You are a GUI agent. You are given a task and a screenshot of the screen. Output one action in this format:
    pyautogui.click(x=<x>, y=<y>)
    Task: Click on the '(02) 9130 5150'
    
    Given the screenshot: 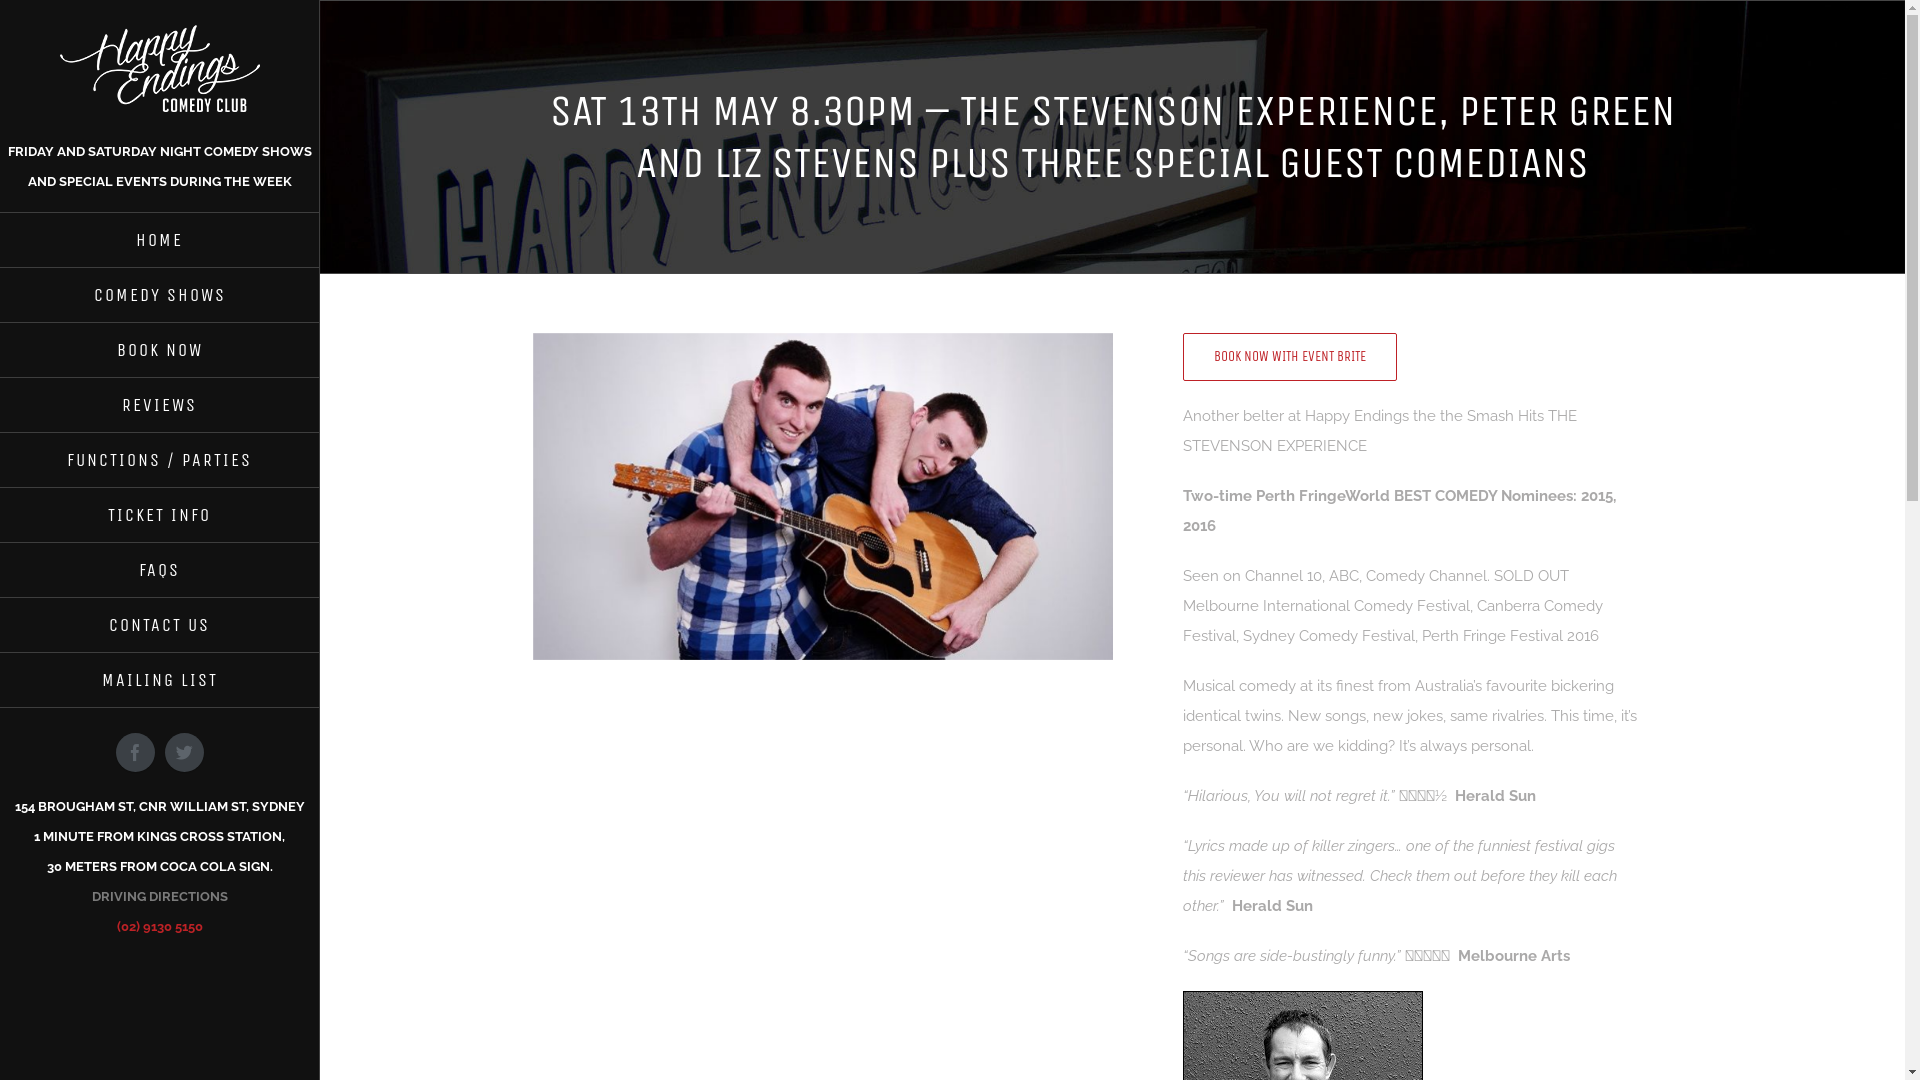 What is the action you would take?
    pyautogui.click(x=157, y=926)
    